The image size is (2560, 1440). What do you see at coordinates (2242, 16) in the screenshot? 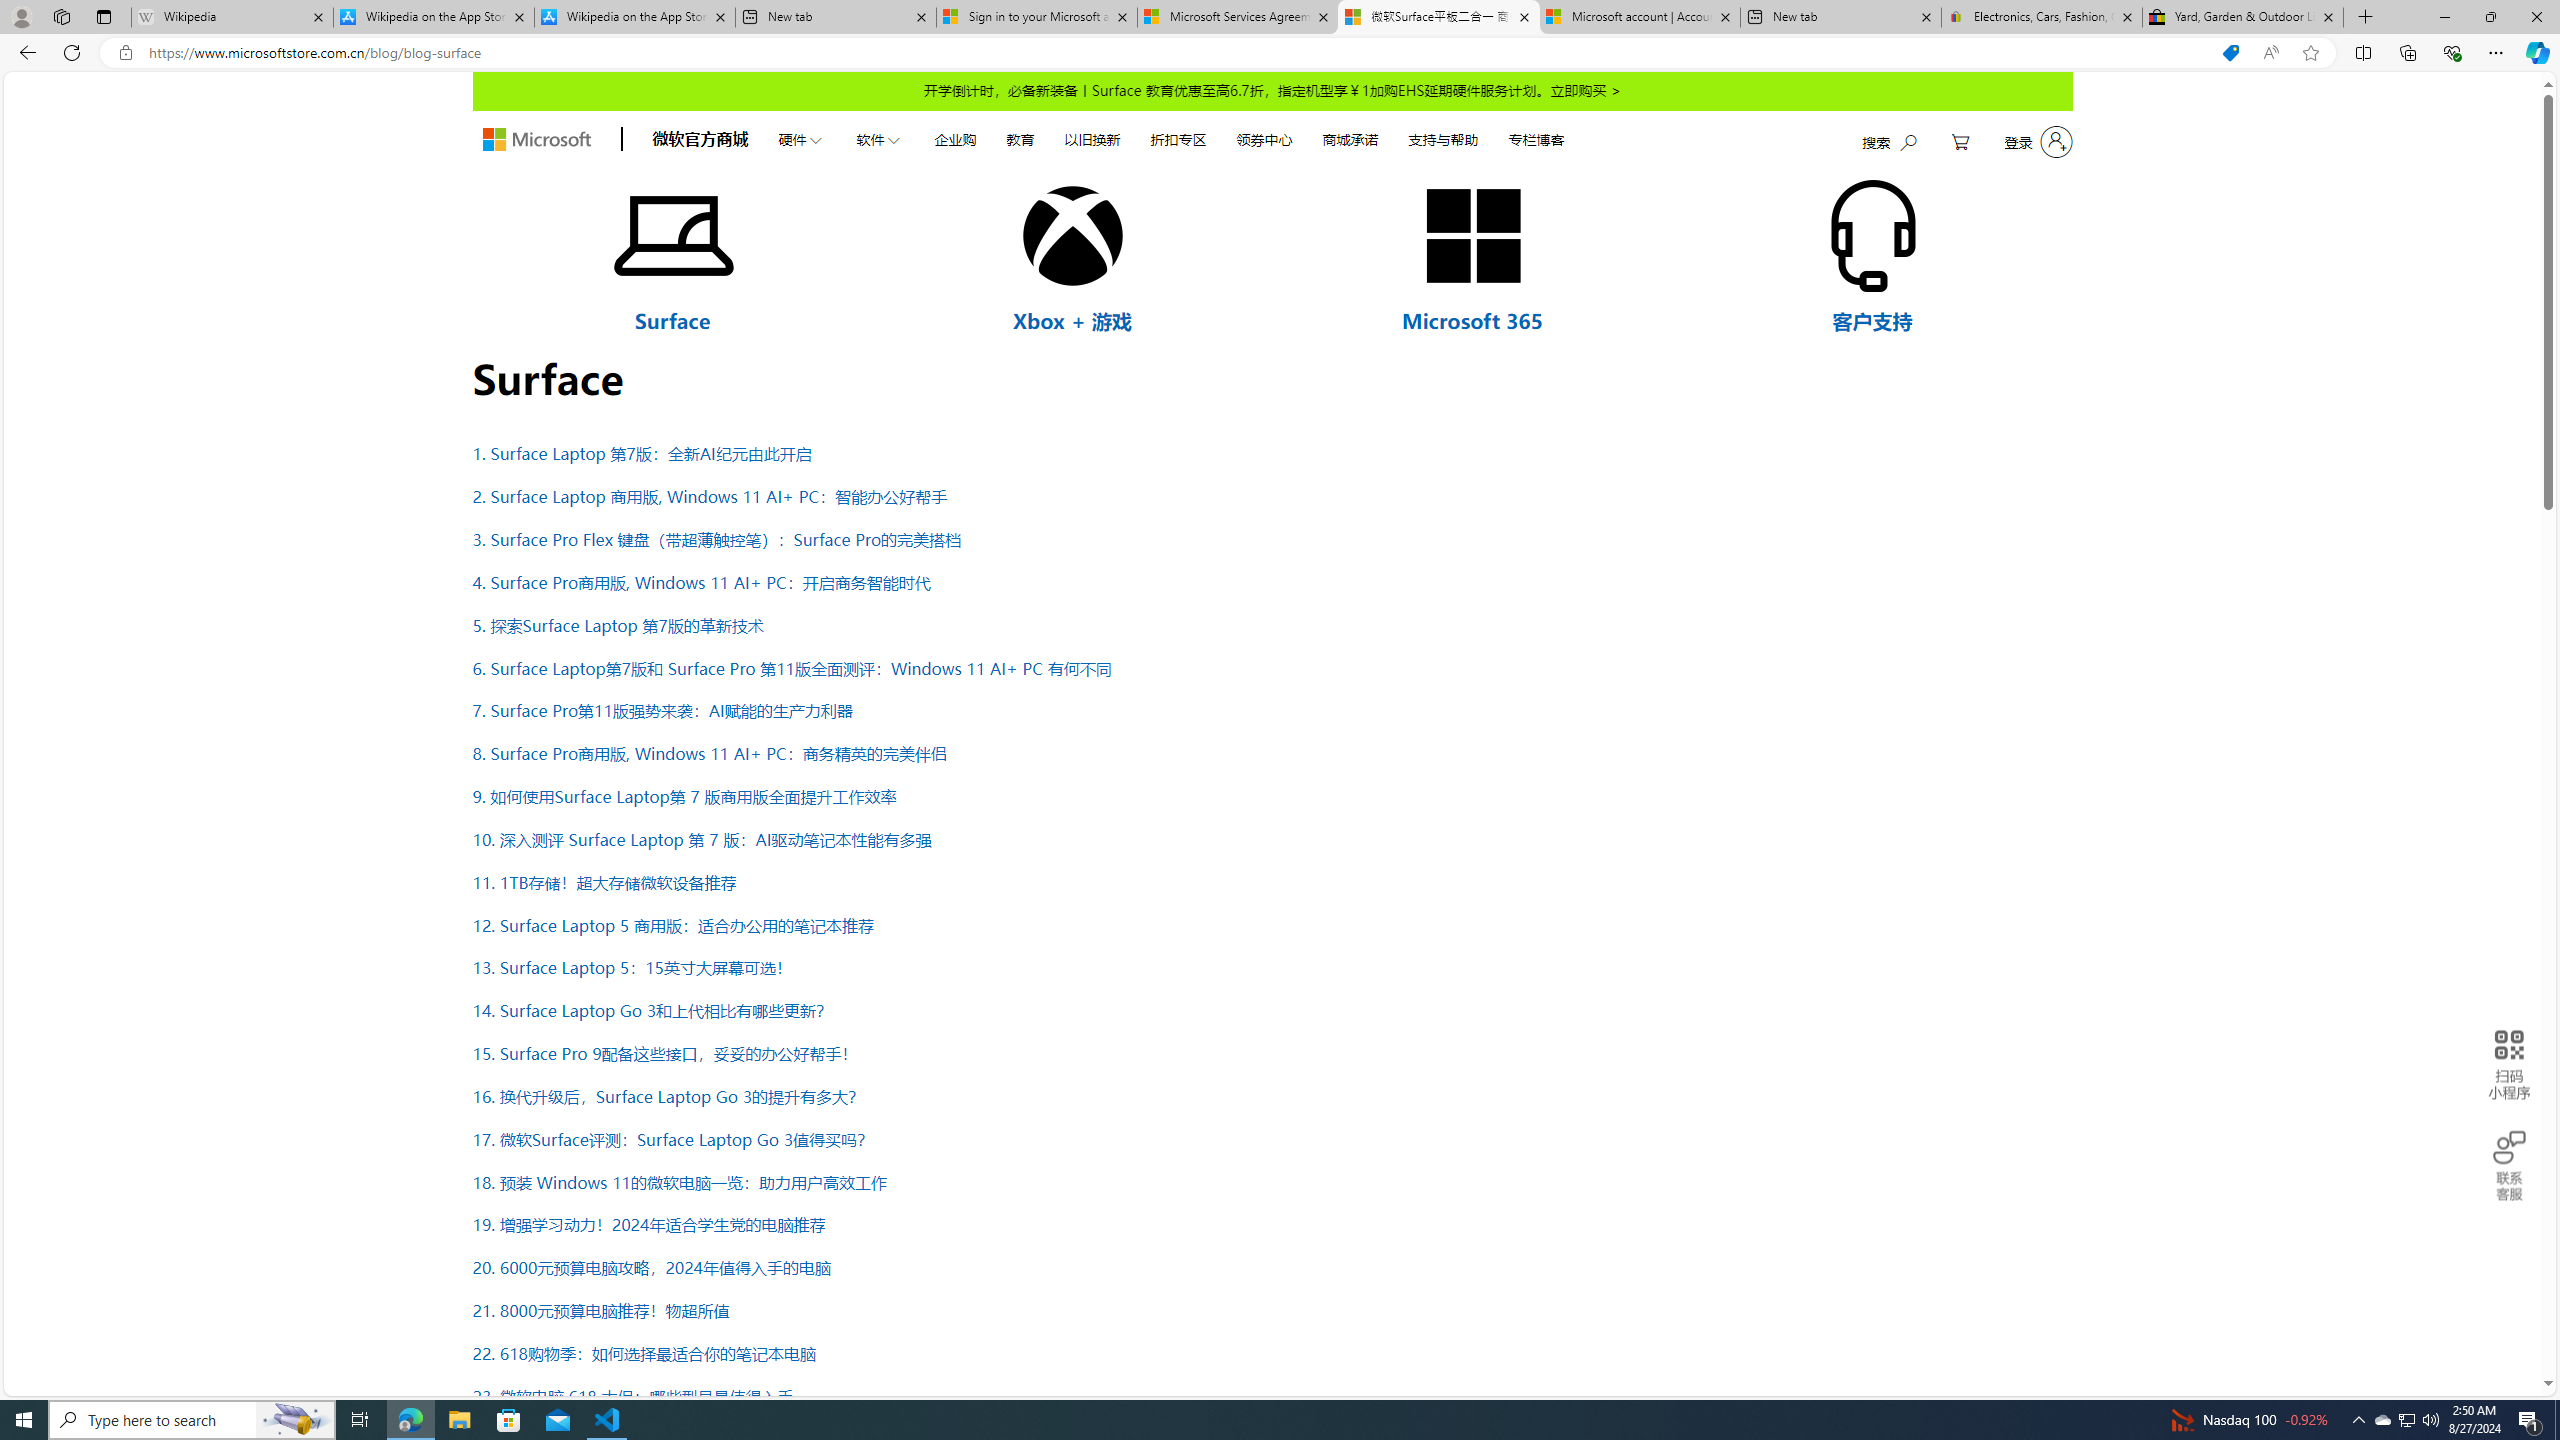
I see `'Yard, Garden & Outdoor Living'` at bounding box center [2242, 16].